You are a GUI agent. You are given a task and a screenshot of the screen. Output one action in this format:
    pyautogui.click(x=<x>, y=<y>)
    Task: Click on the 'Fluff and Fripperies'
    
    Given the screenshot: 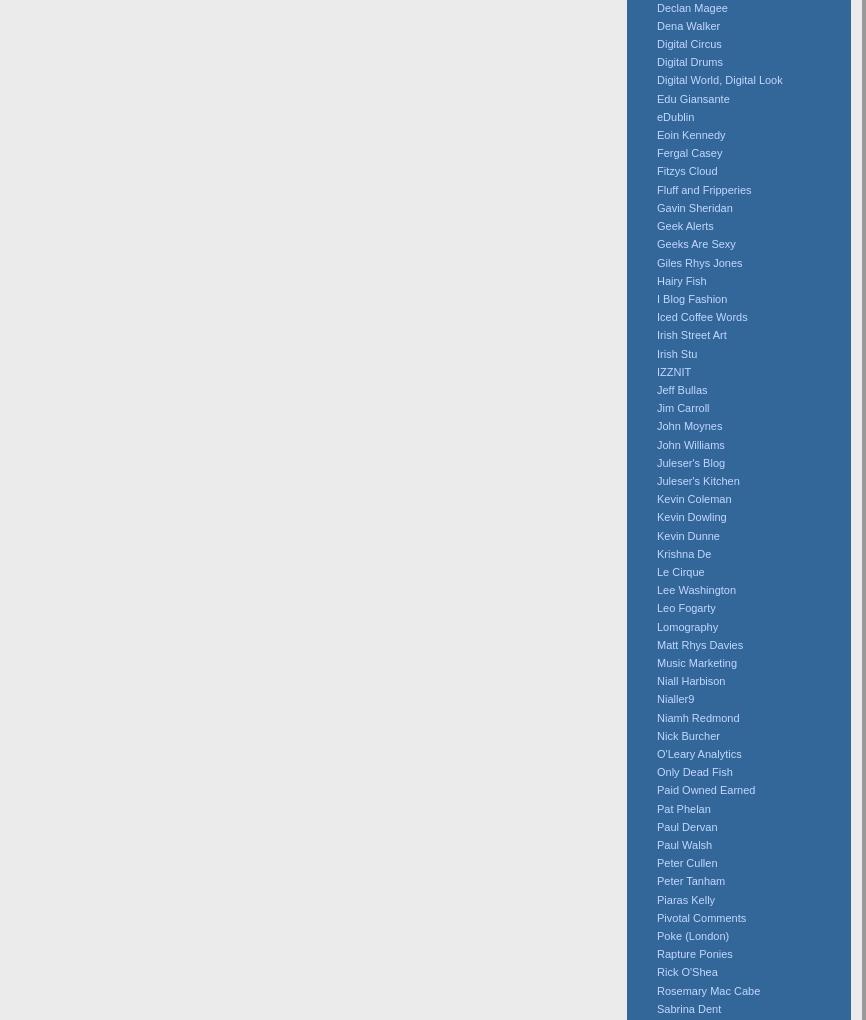 What is the action you would take?
    pyautogui.click(x=702, y=188)
    